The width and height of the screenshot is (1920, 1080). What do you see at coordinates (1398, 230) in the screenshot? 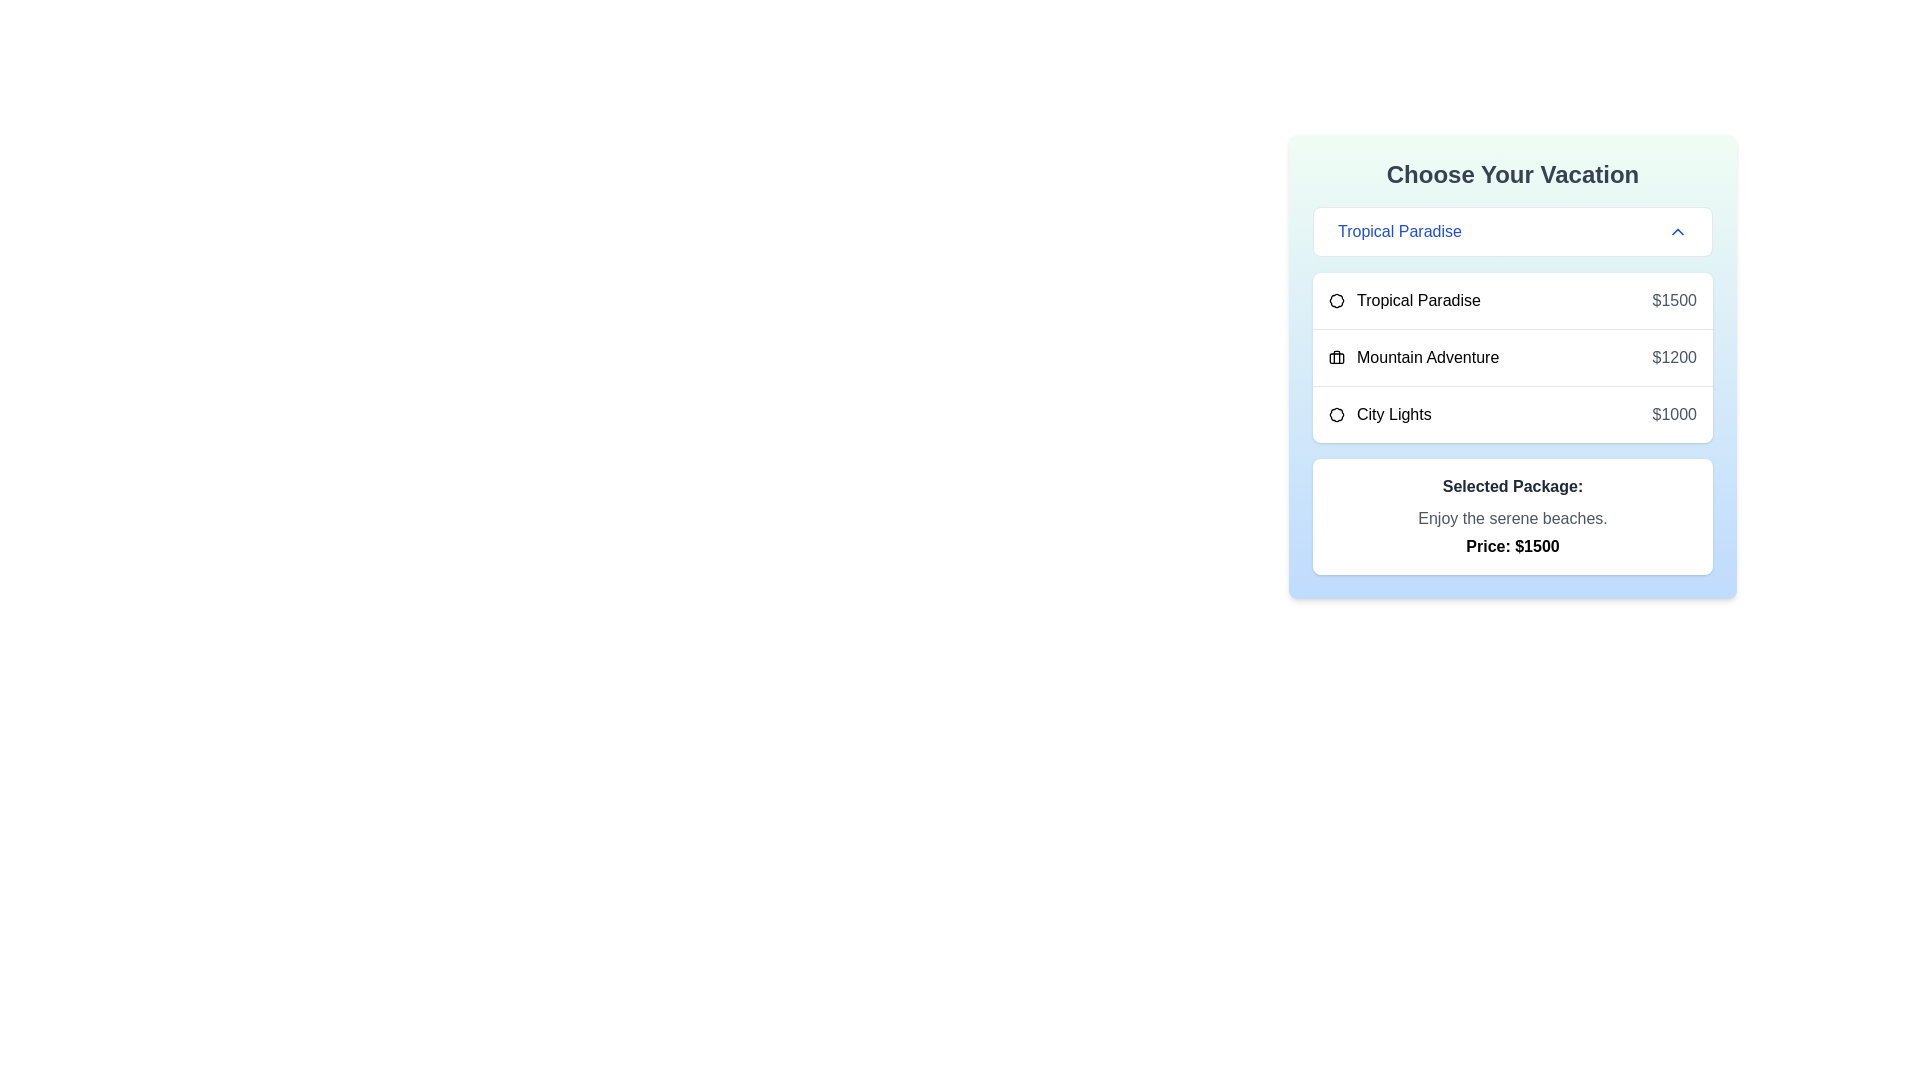
I see `the static text label indicating the currently selected vacation package, which is located at the top left of the vacation selection box` at bounding box center [1398, 230].